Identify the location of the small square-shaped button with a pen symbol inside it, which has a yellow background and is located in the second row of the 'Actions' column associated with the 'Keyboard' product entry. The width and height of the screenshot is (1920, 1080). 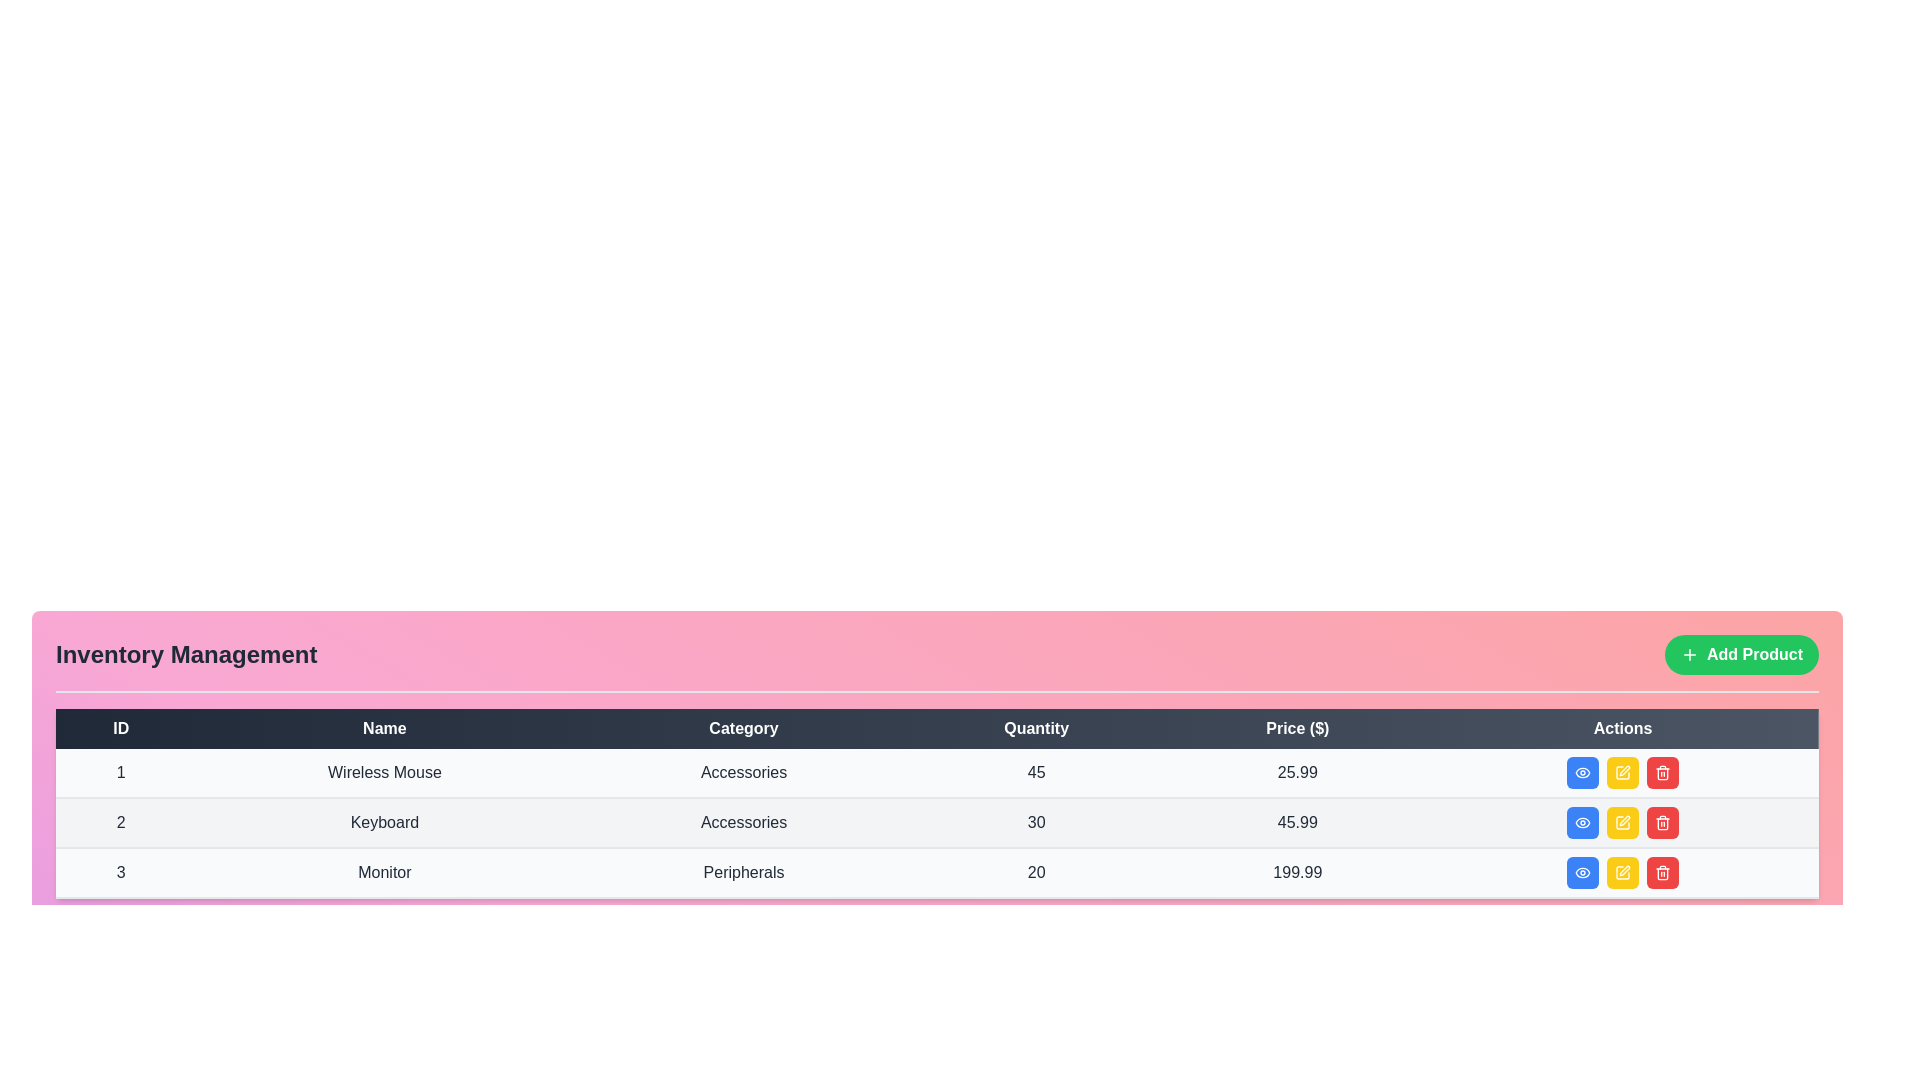
(1623, 822).